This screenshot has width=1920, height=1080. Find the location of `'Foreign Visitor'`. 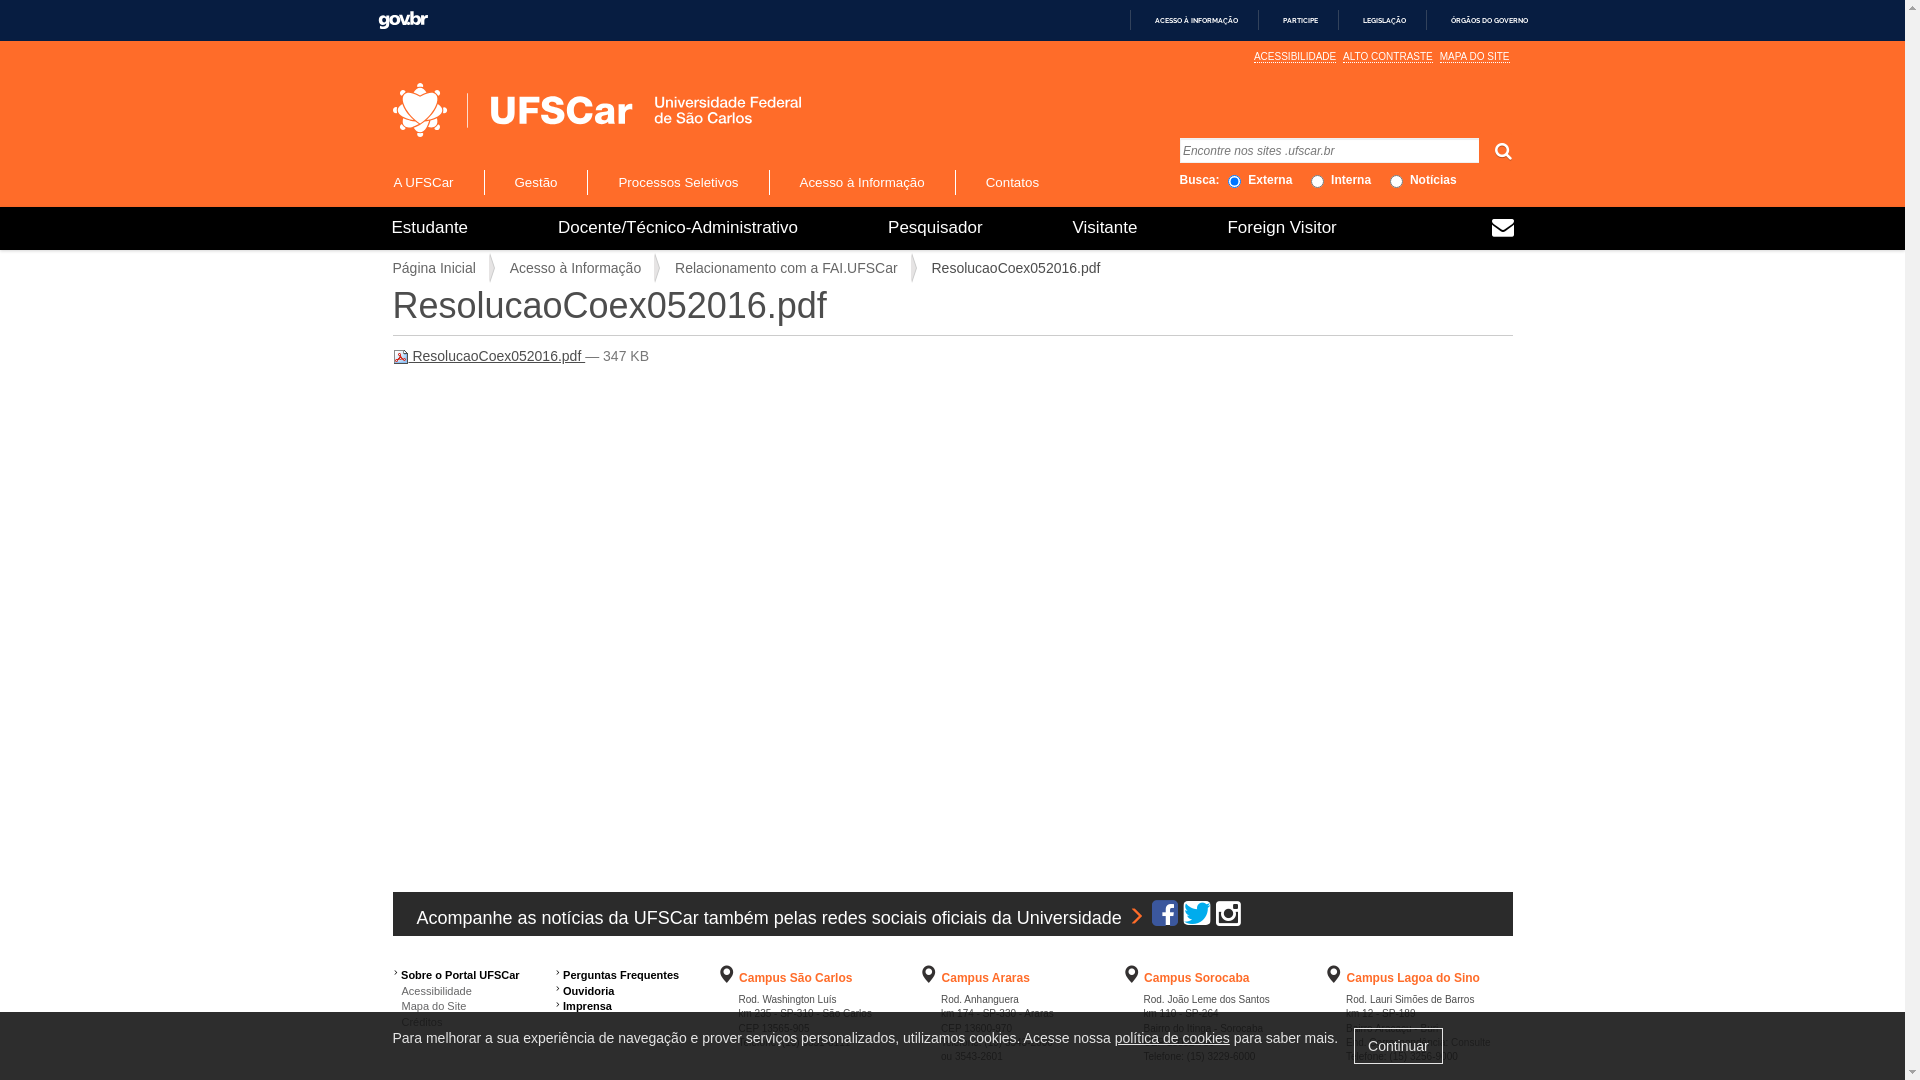

'Foreign Visitor' is located at coordinates (1281, 226).